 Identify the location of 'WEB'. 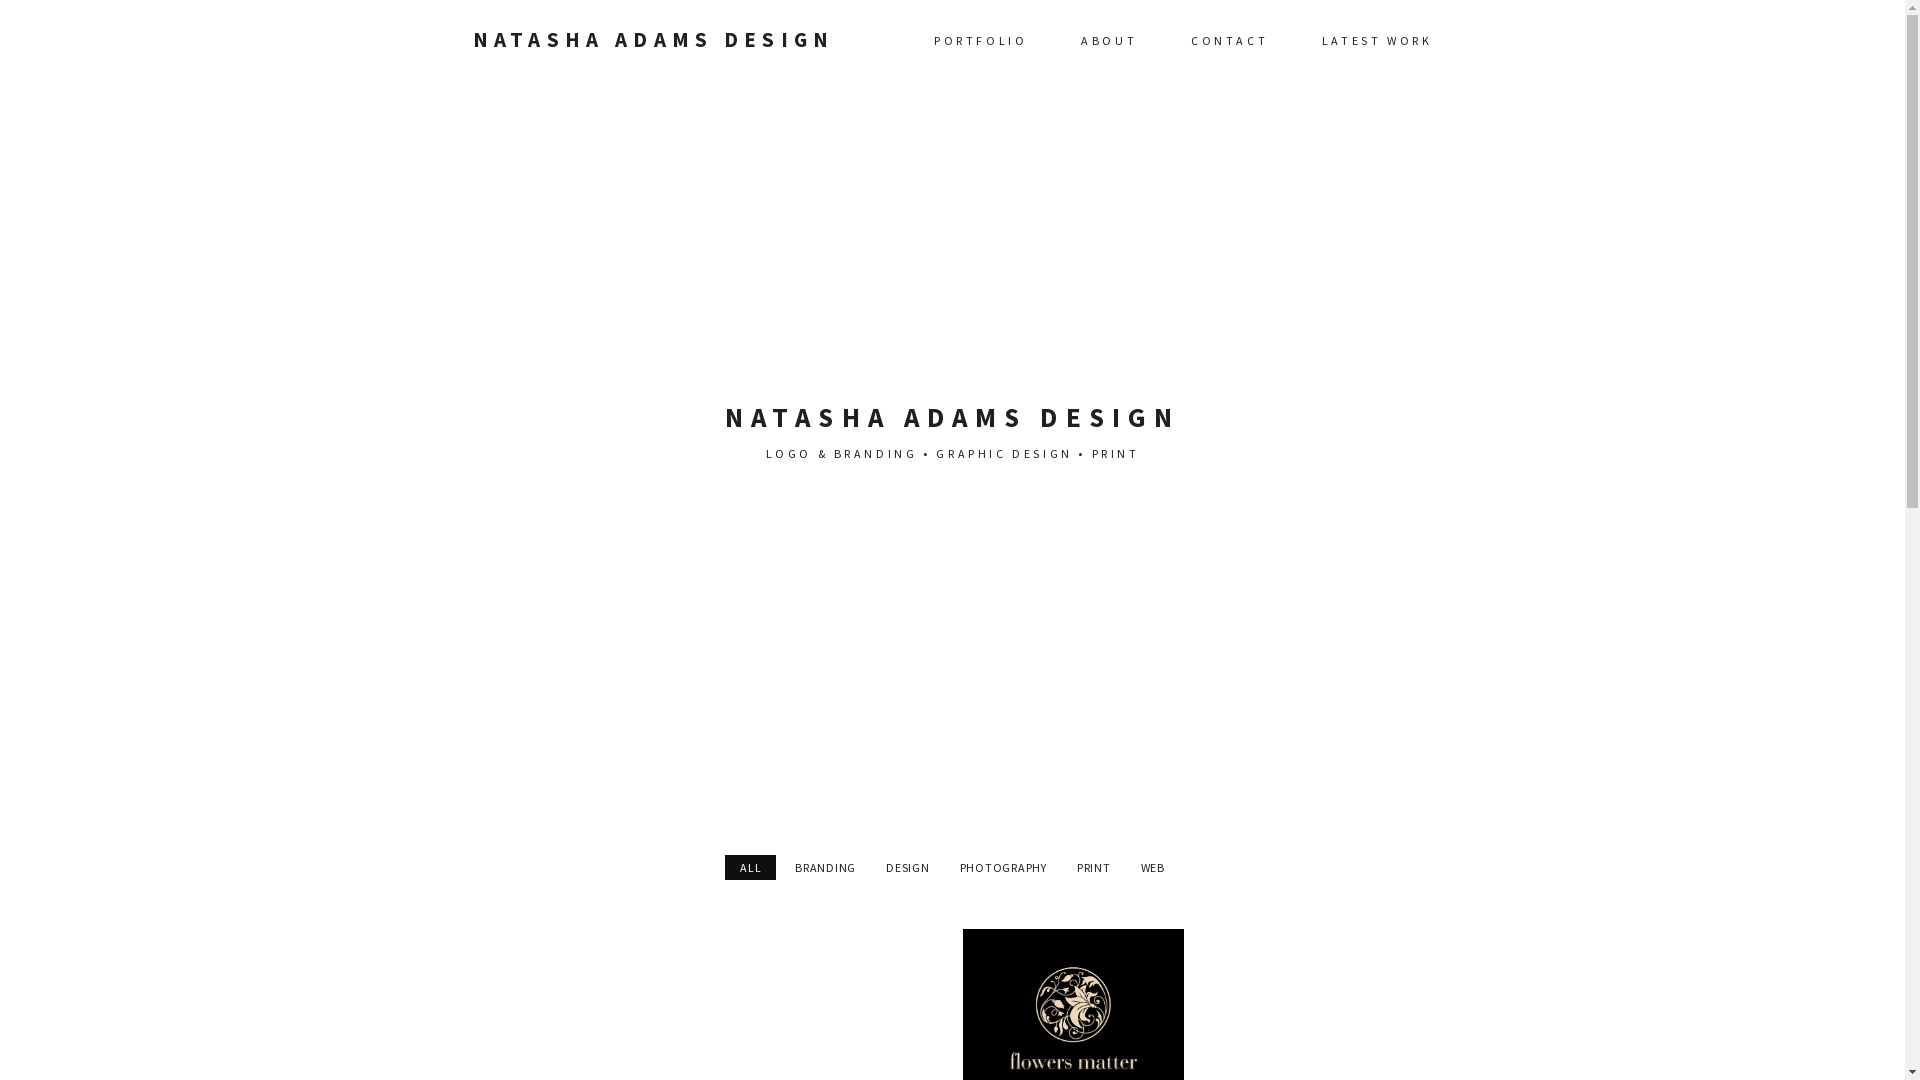
(1152, 866).